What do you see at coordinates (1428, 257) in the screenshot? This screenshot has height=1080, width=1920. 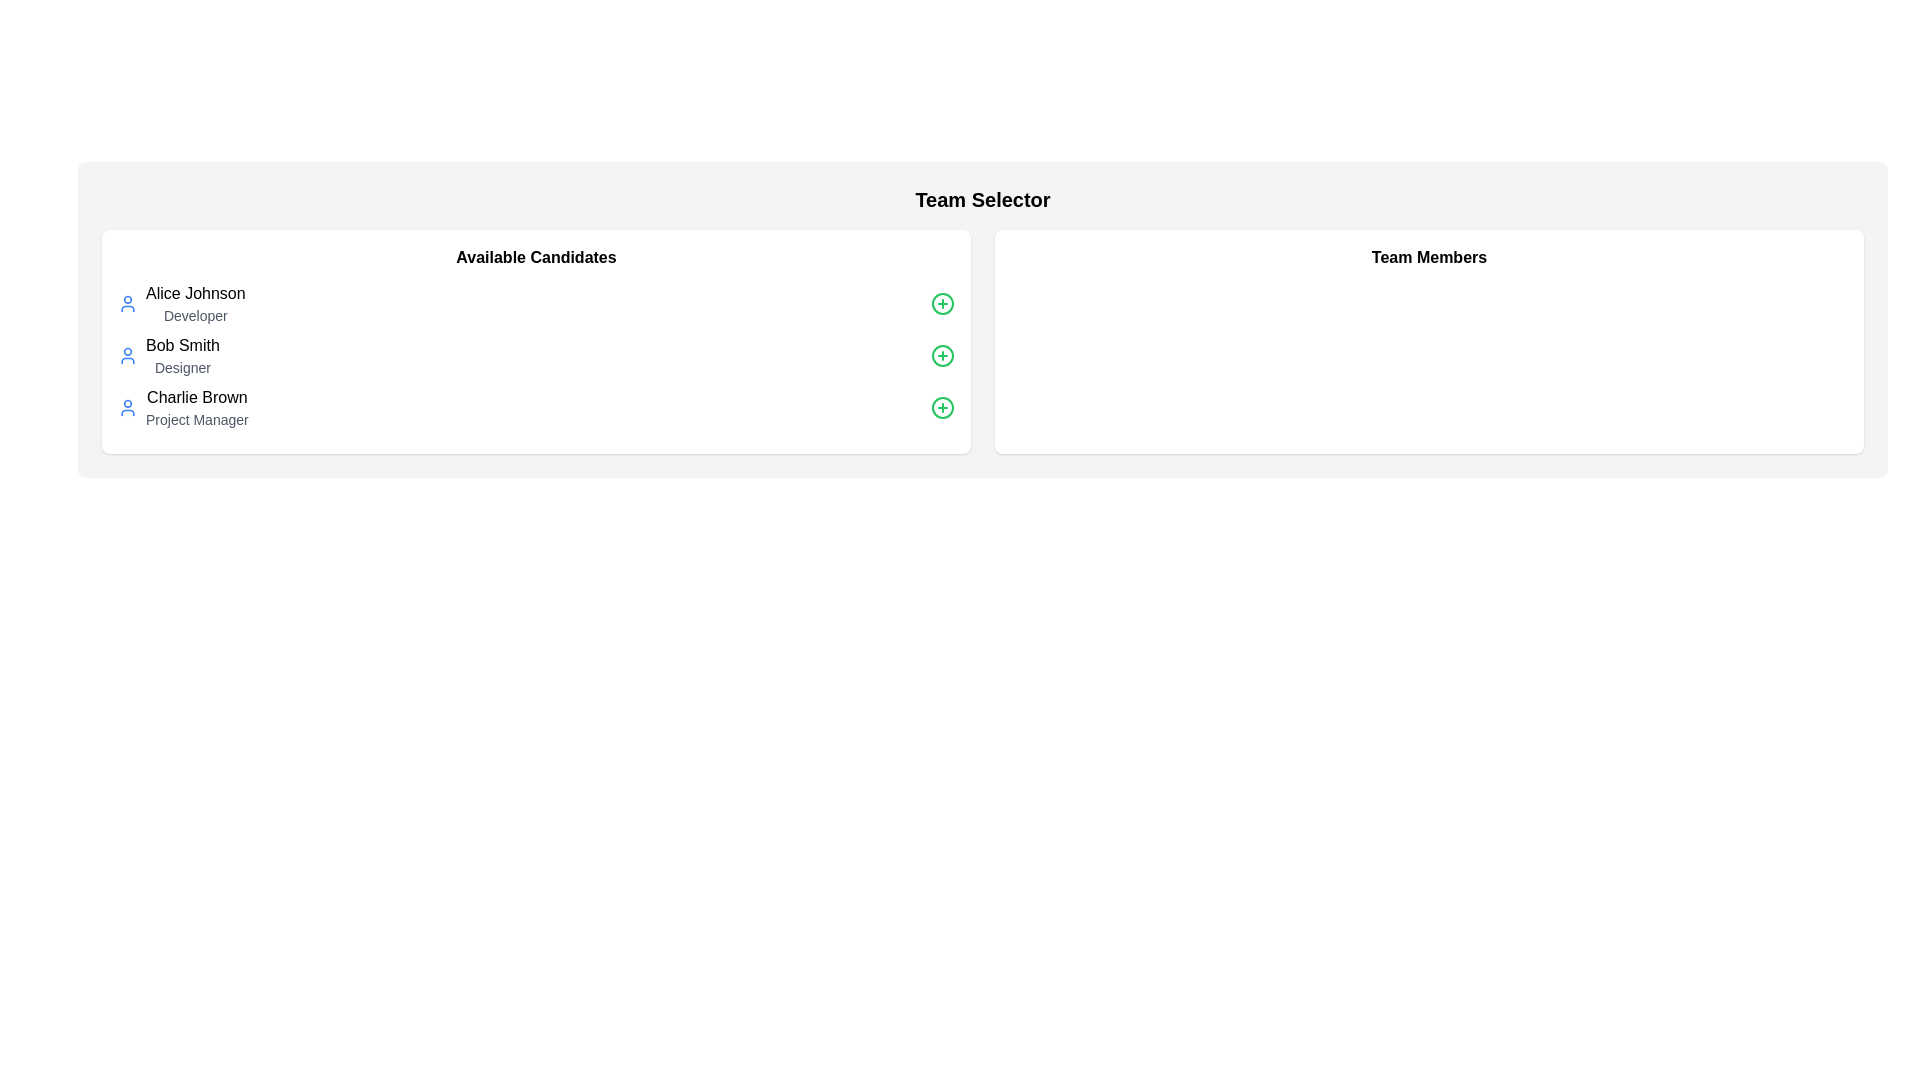 I see `the bold 'Team Members' text label located at the top of the right panel, which is styled with a semi-bold font and has a white box with rounded corners` at bounding box center [1428, 257].